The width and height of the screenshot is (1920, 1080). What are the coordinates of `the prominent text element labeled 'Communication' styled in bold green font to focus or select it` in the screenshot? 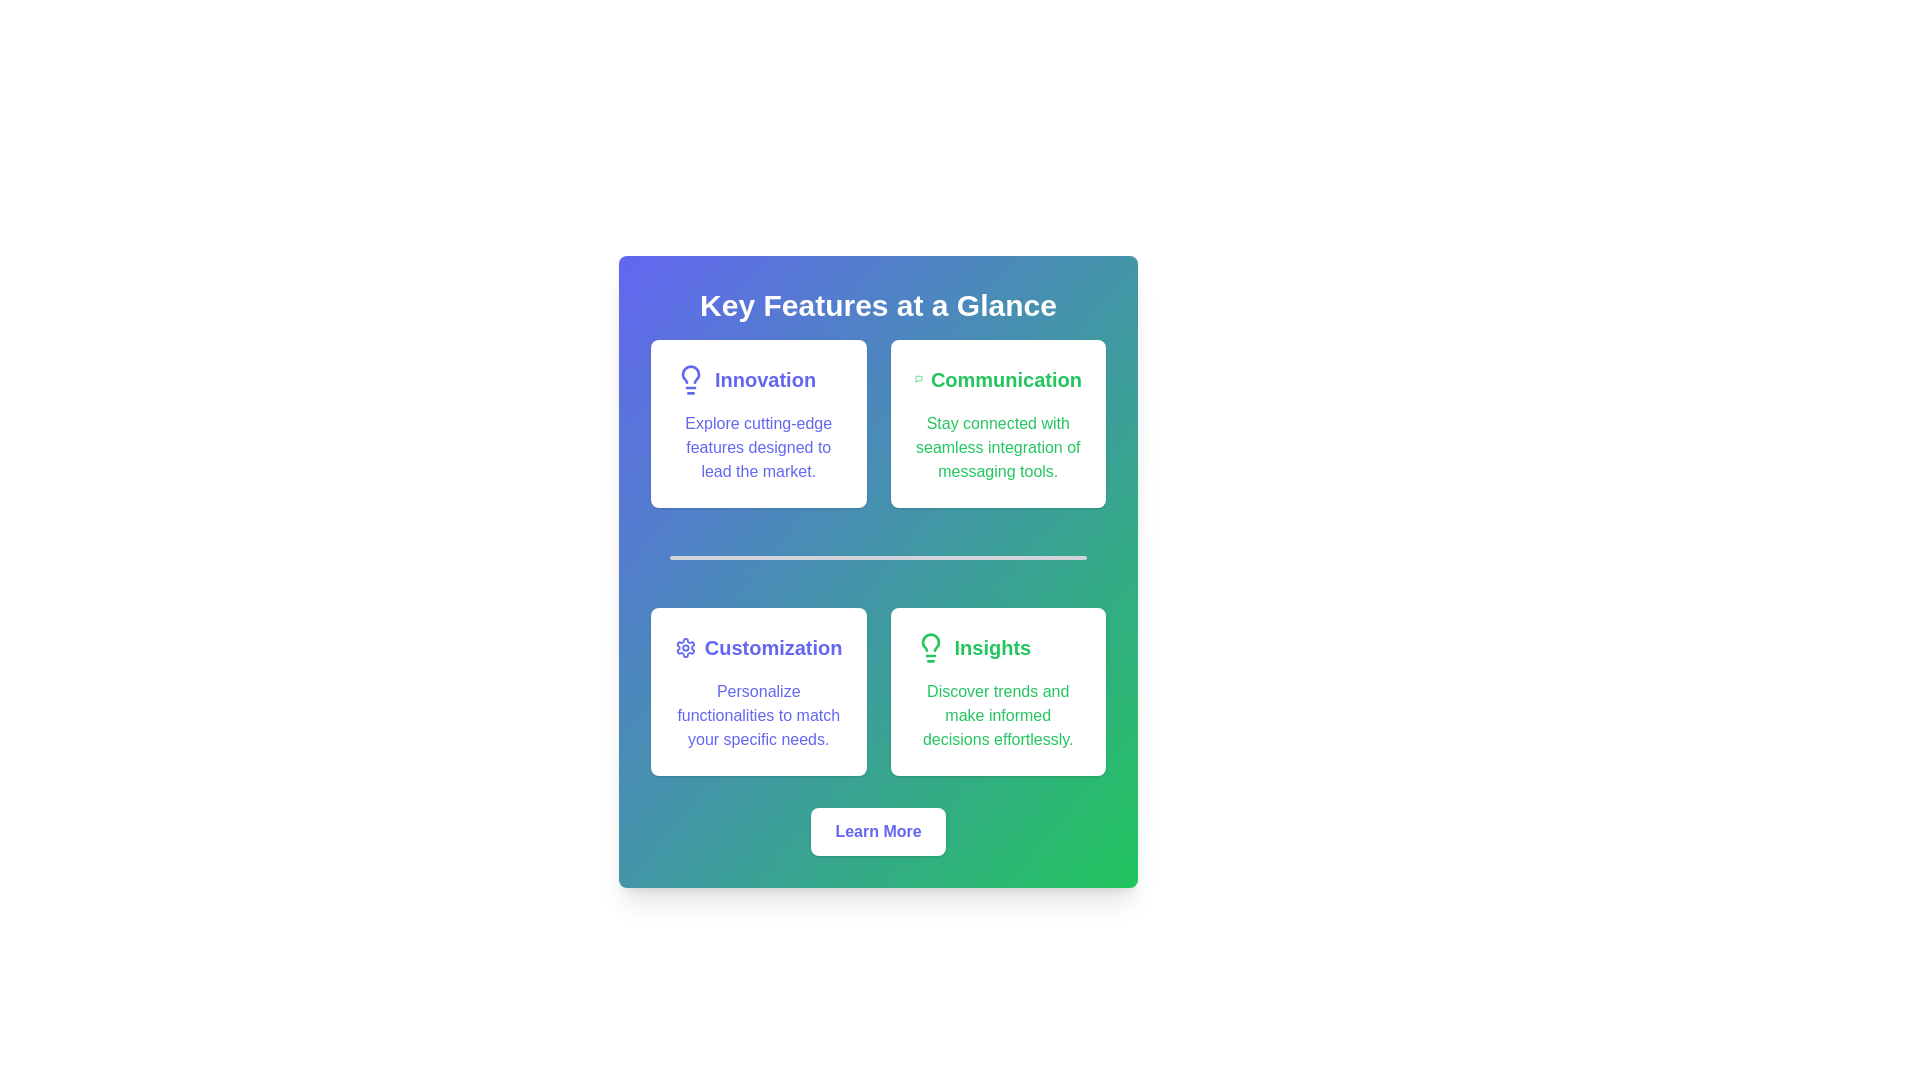 It's located at (998, 380).